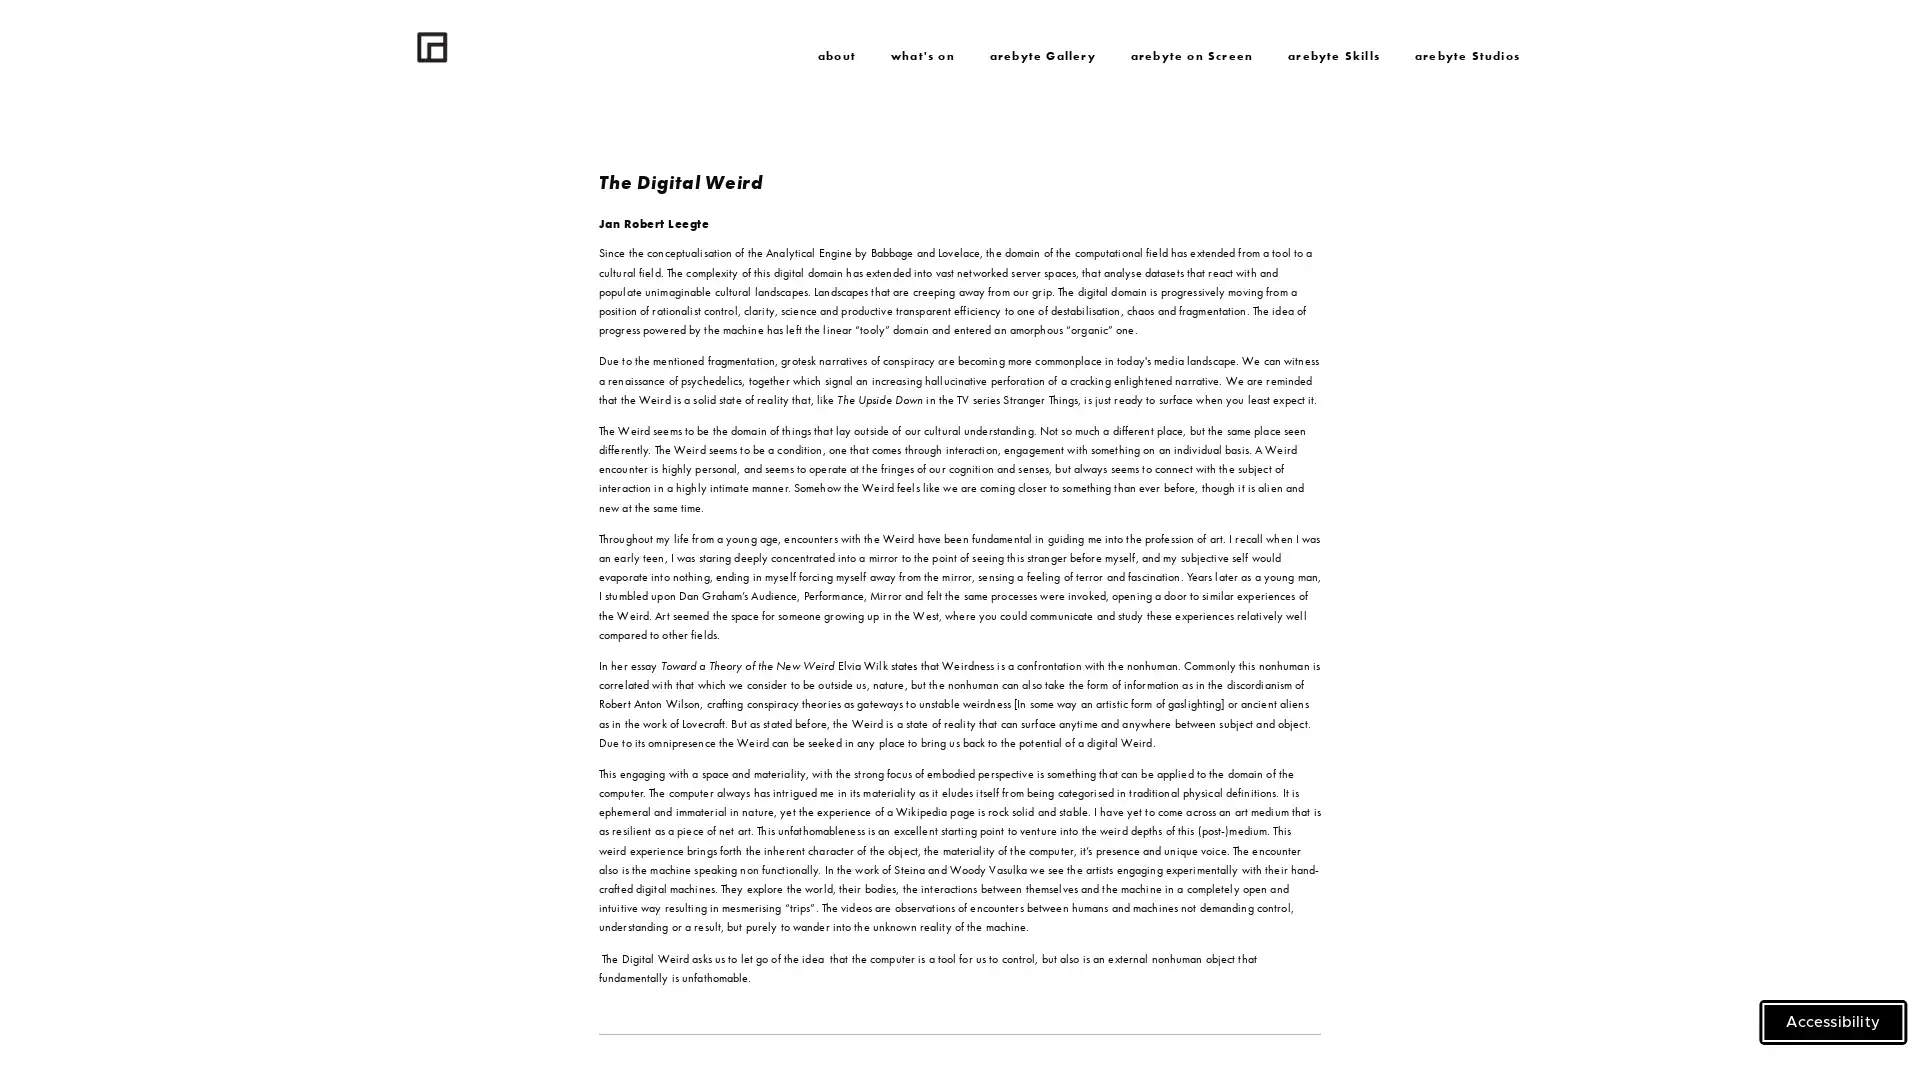 Image resolution: width=1920 pixels, height=1080 pixels. What do you see at coordinates (1833, 1022) in the screenshot?
I see `Accessibility Menu` at bounding box center [1833, 1022].